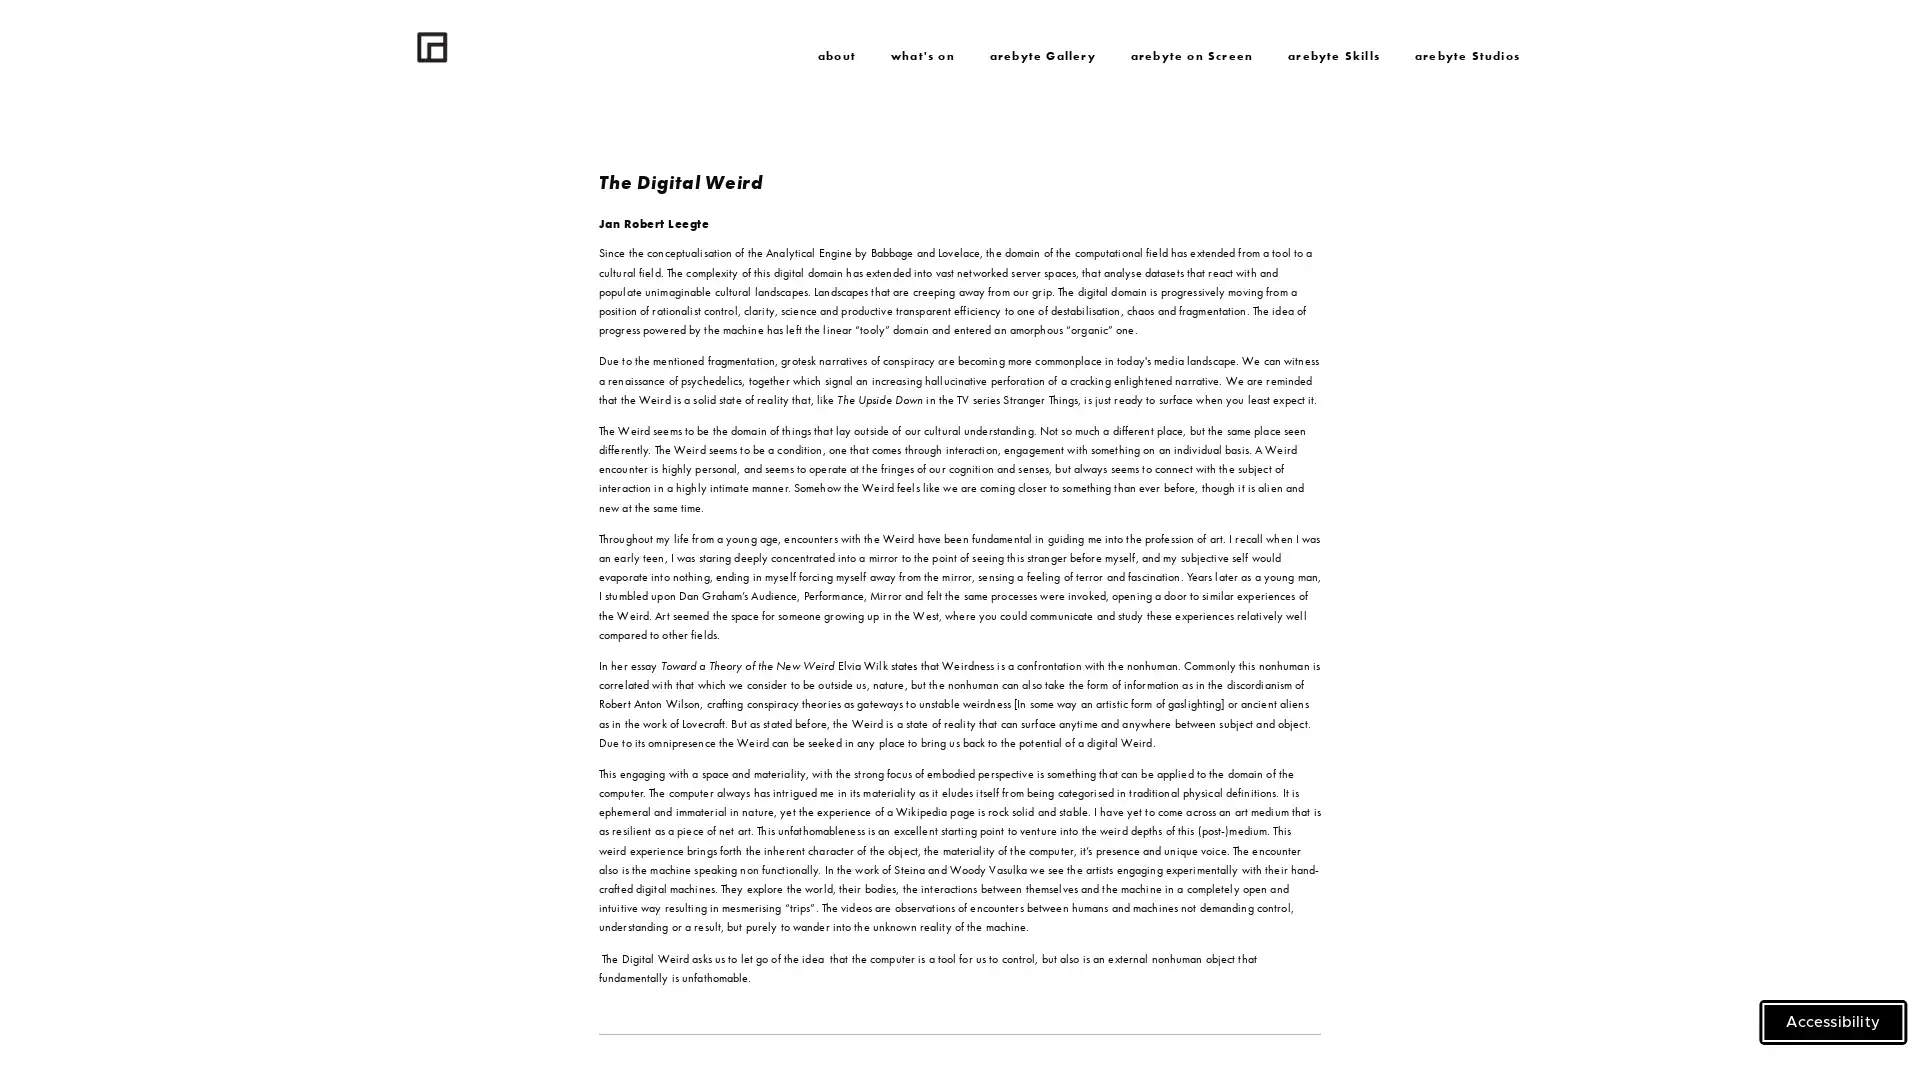 Image resolution: width=1920 pixels, height=1080 pixels. What do you see at coordinates (1833, 1022) in the screenshot?
I see `Accessibility Menu` at bounding box center [1833, 1022].